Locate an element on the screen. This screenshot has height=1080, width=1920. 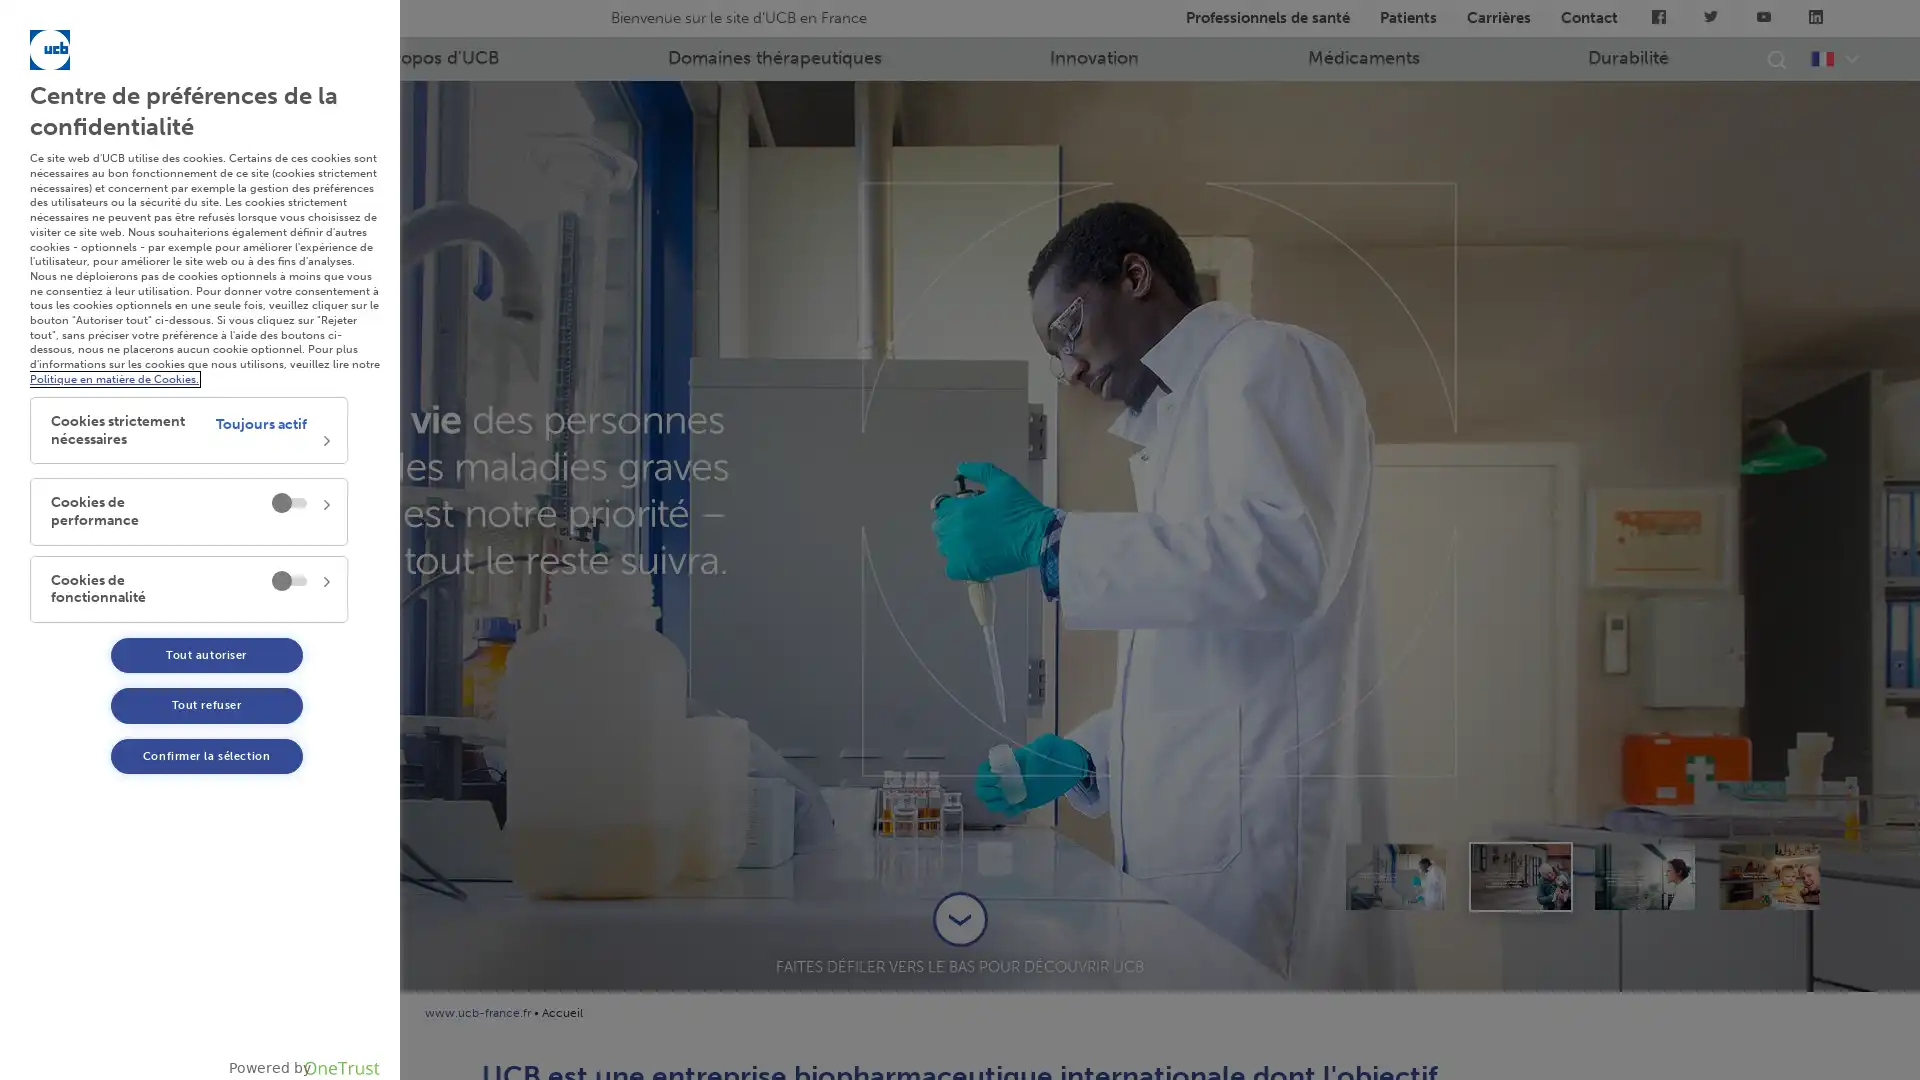
Cookies strictement necessaires is located at coordinates (188, 429).